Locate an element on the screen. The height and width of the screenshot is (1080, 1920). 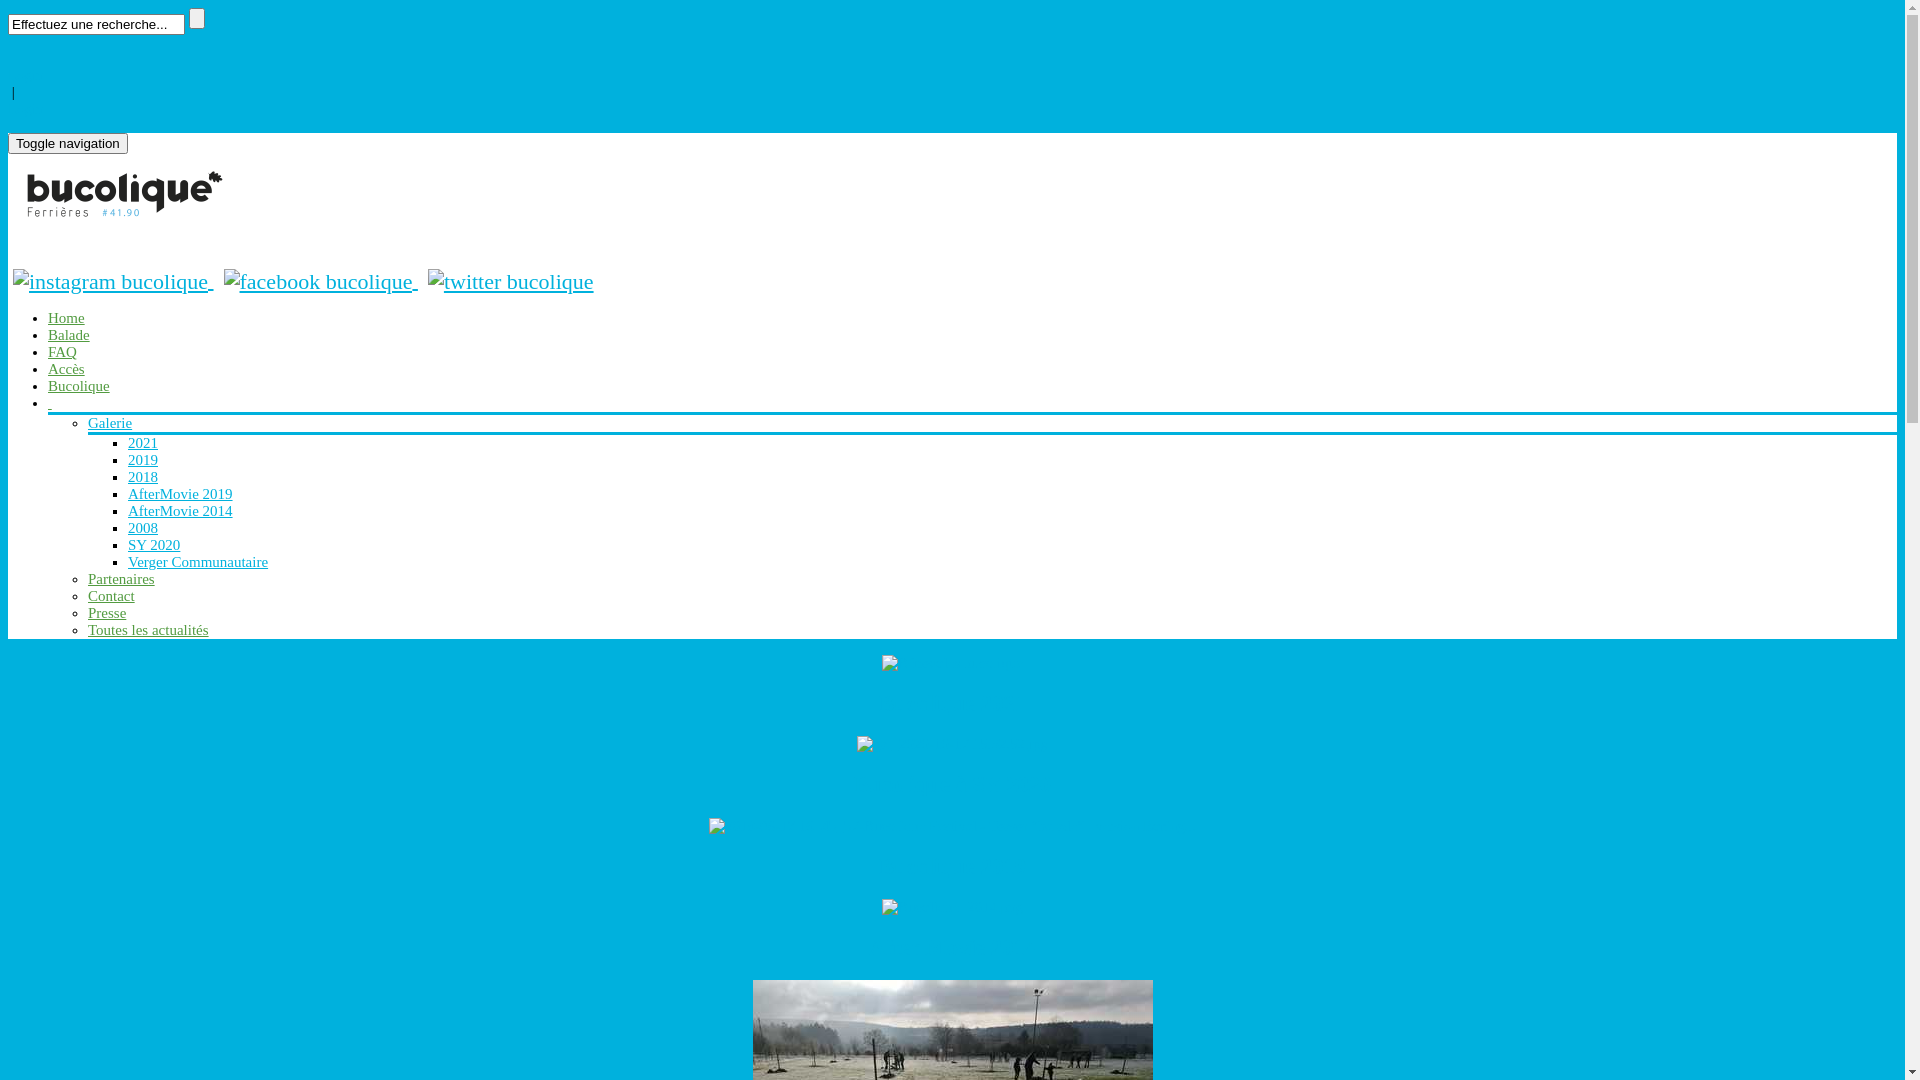
'2021' is located at coordinates (142, 442).